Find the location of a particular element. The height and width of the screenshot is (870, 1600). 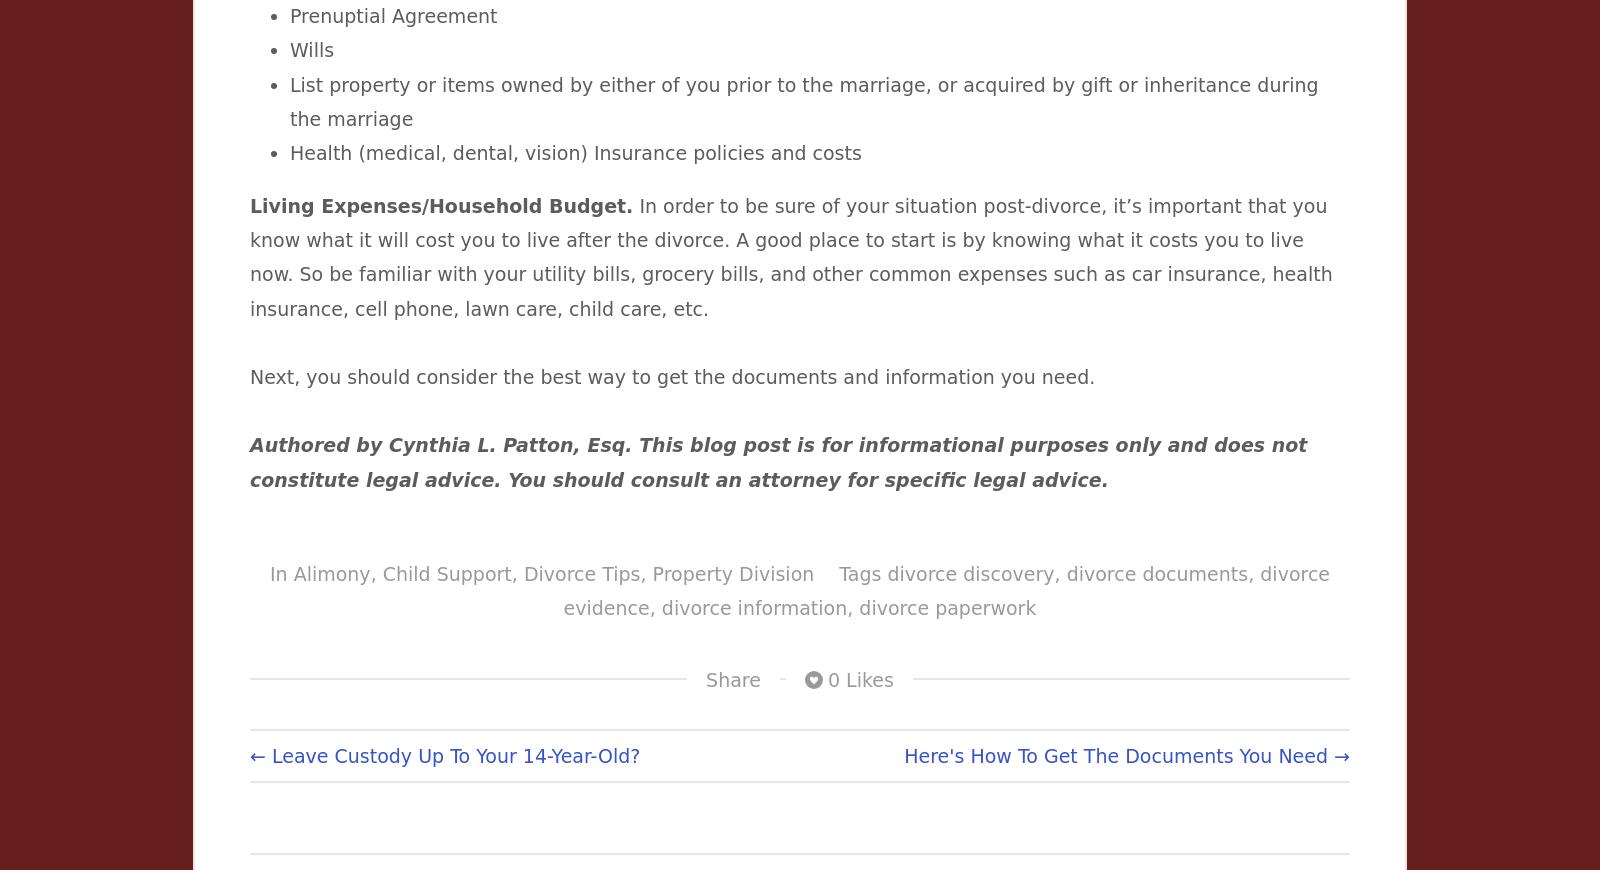

'Next, you should consider the best way to get the documents and information you need.' is located at coordinates (672, 376).